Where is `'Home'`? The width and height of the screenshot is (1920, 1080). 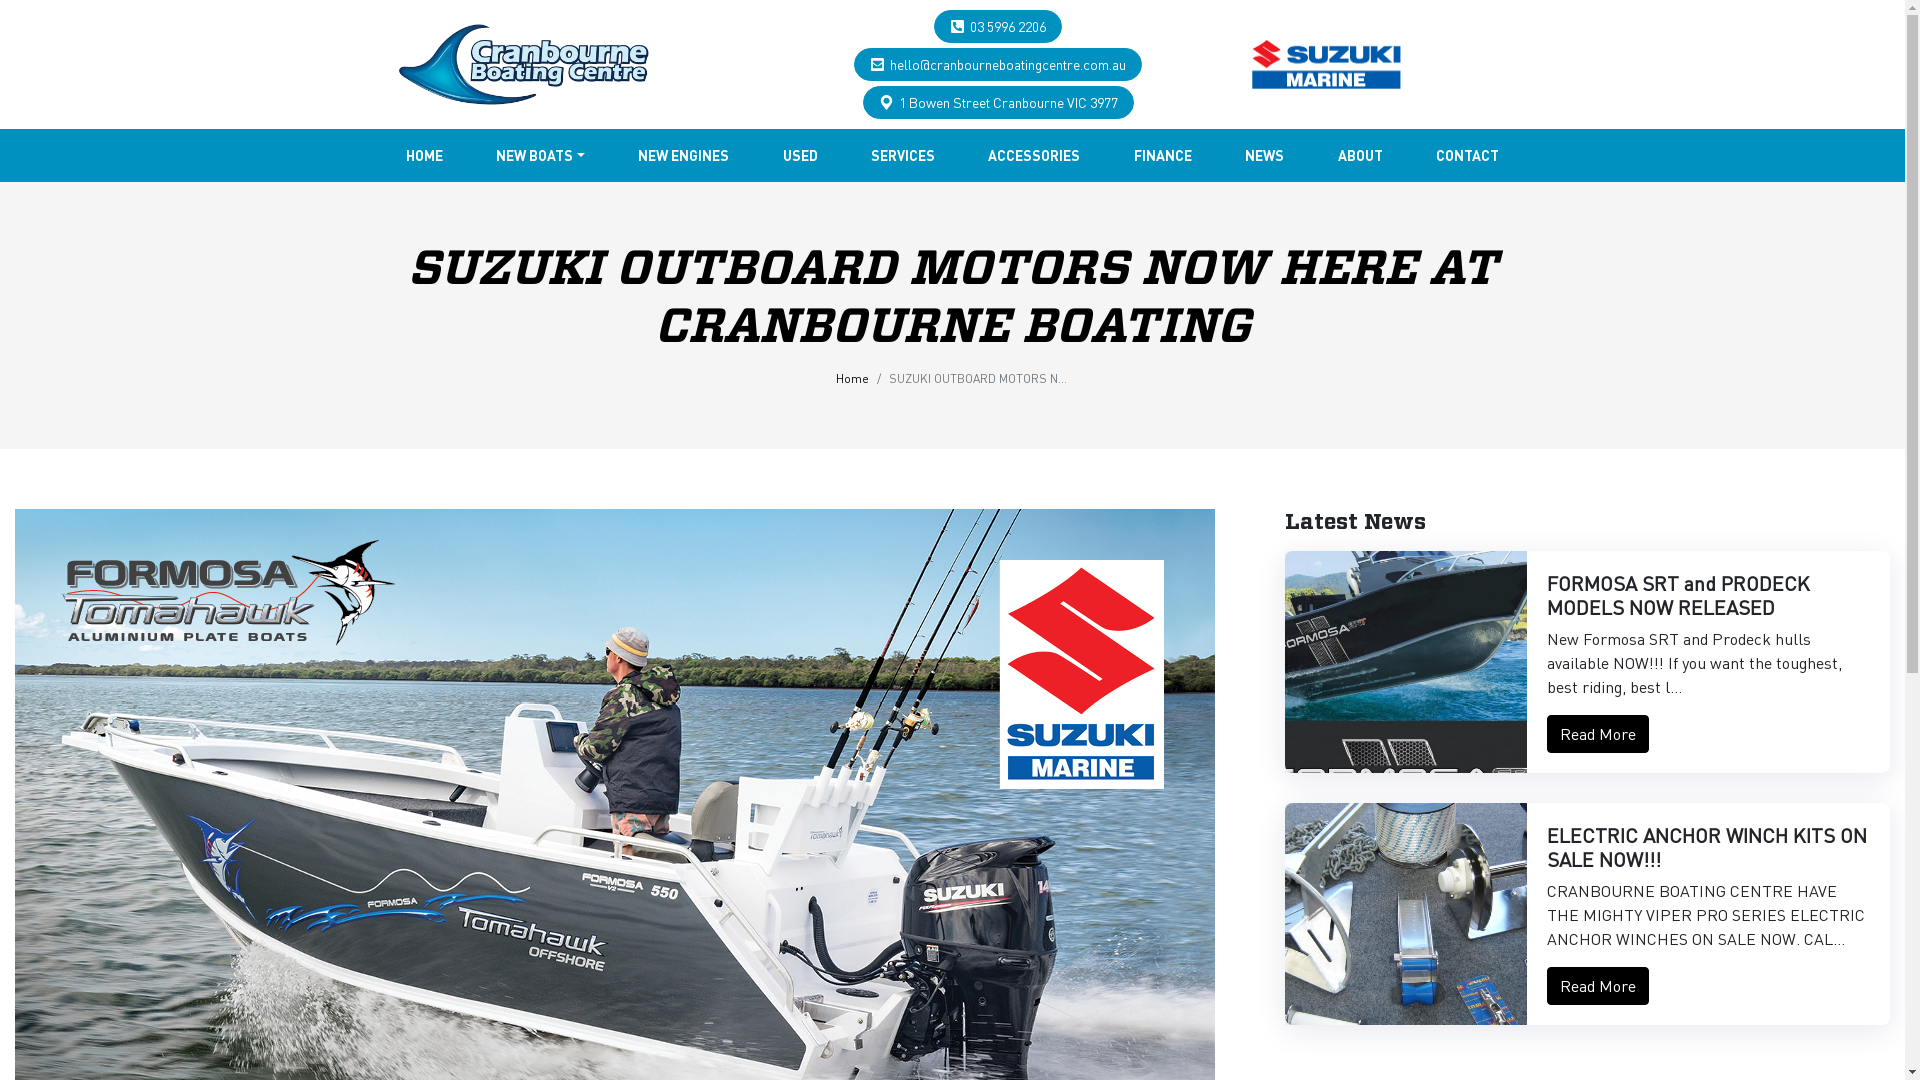 'Home' is located at coordinates (852, 378).